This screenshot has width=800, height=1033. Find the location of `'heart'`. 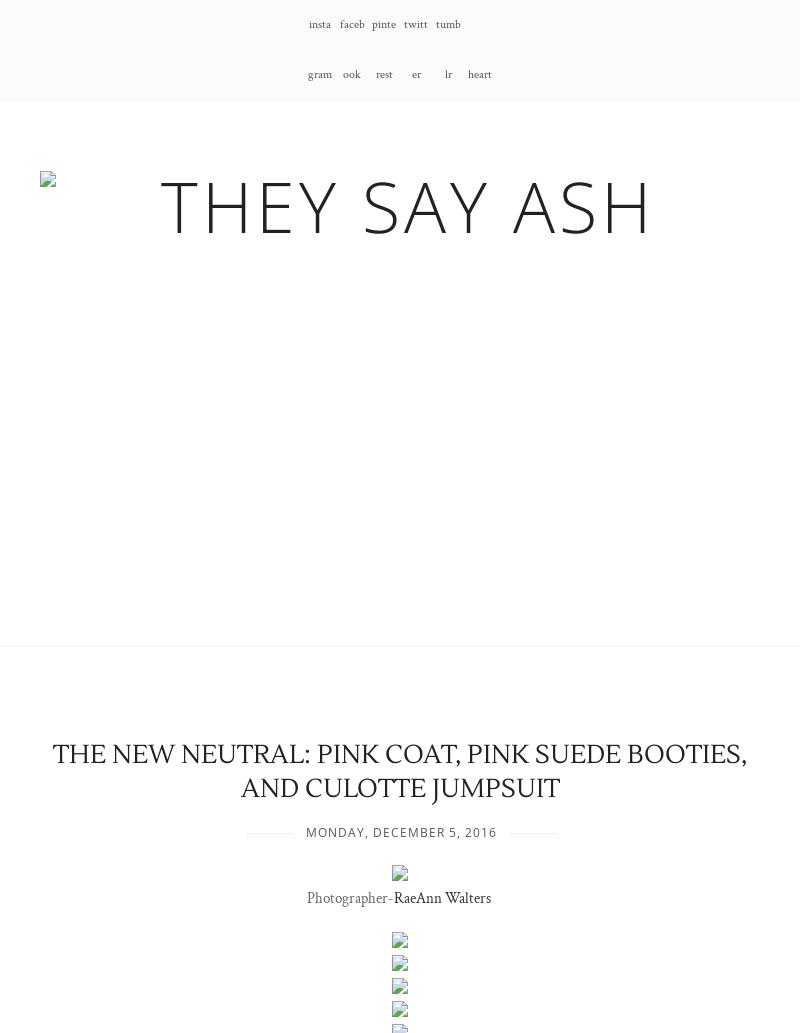

'heart' is located at coordinates (480, 74).